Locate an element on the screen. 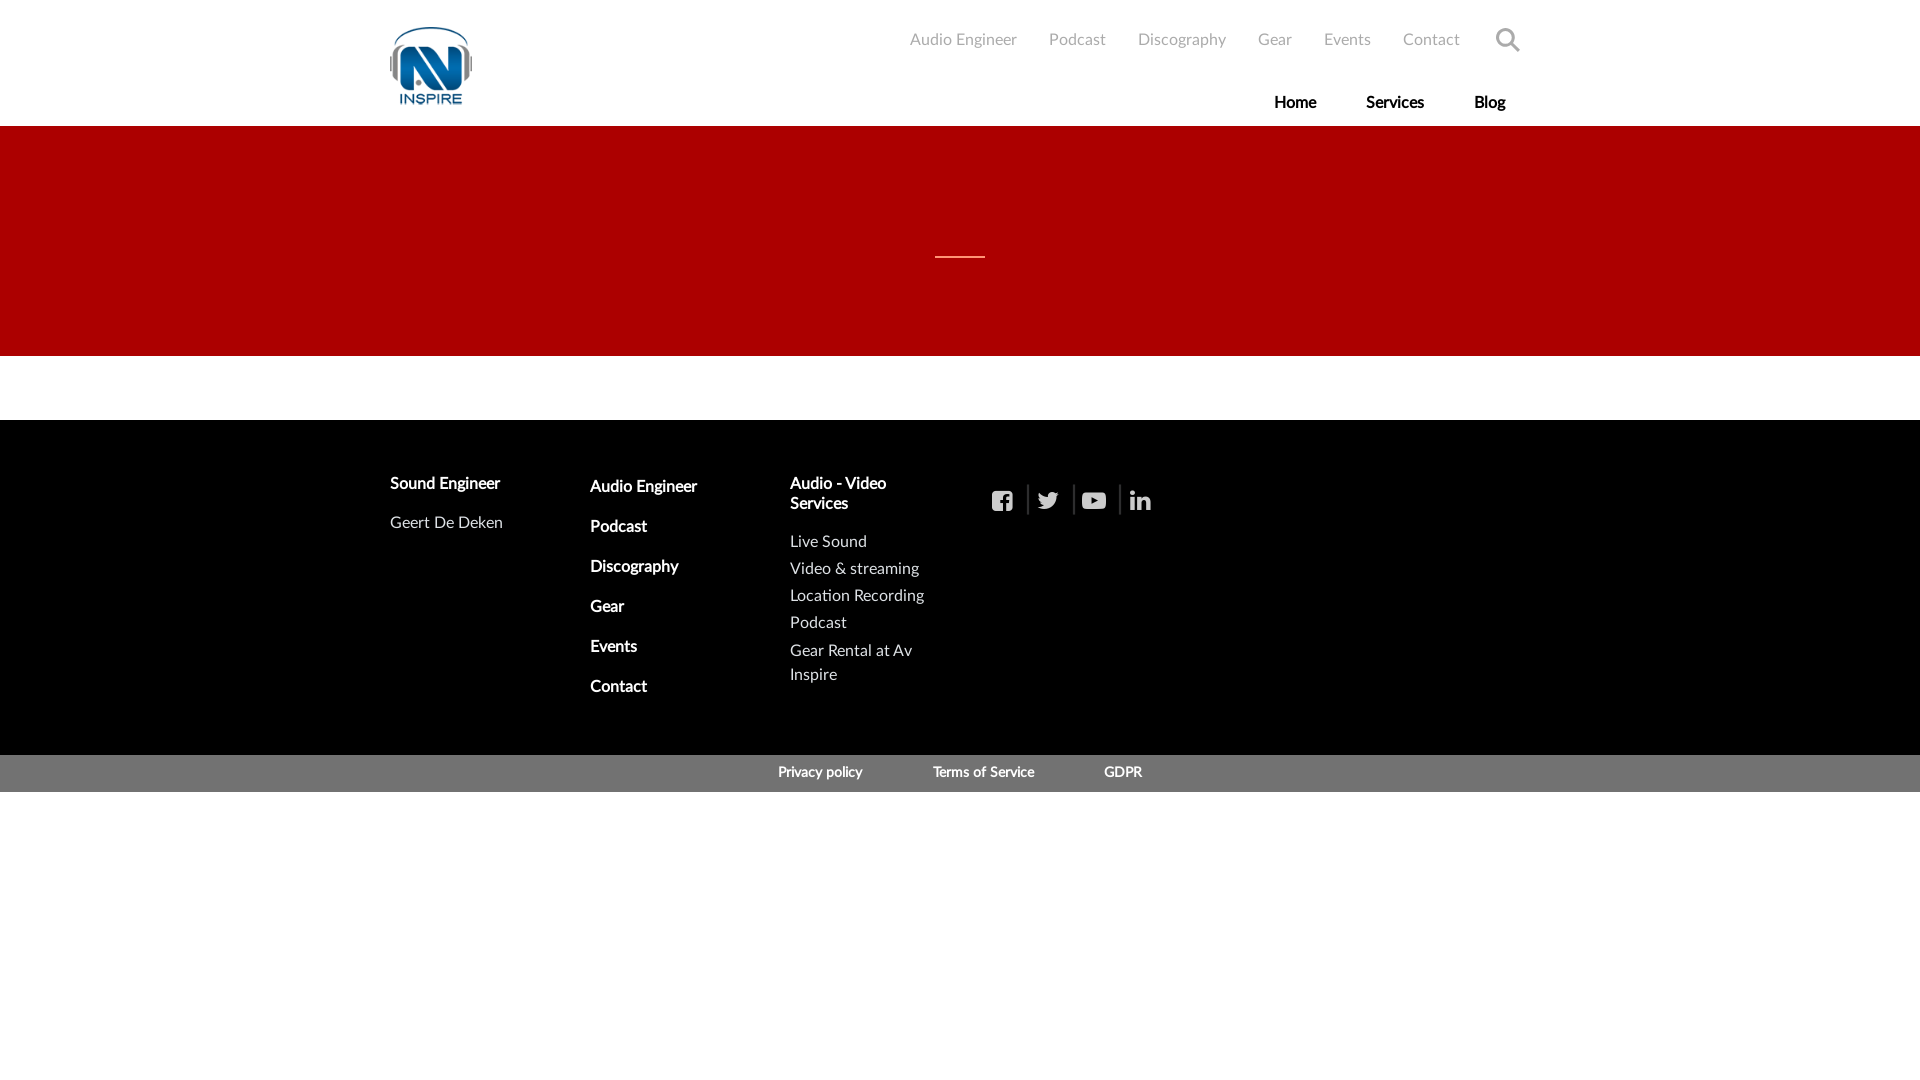 The height and width of the screenshot is (1080, 1920). 'Privacy policy' is located at coordinates (820, 772).